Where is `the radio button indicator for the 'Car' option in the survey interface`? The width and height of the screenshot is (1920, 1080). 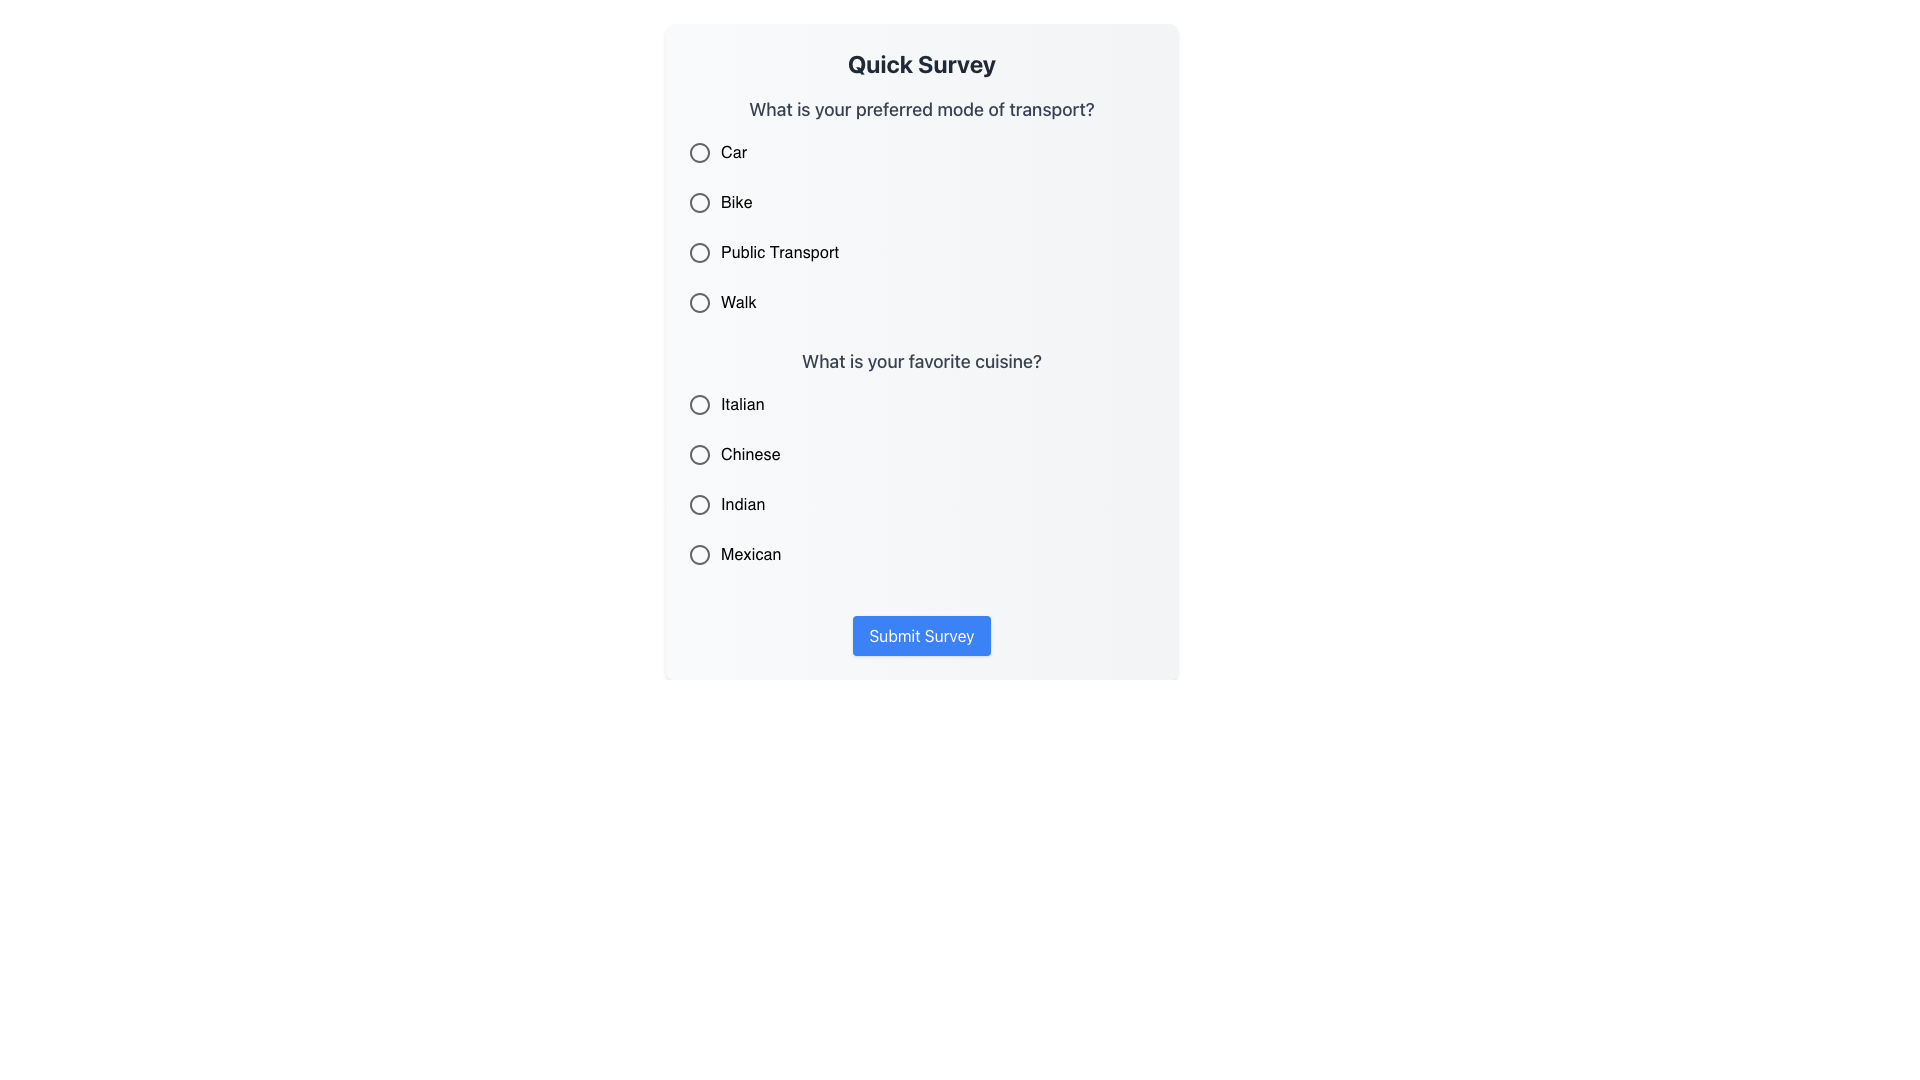 the radio button indicator for the 'Car' option in the survey interface is located at coordinates (700, 152).